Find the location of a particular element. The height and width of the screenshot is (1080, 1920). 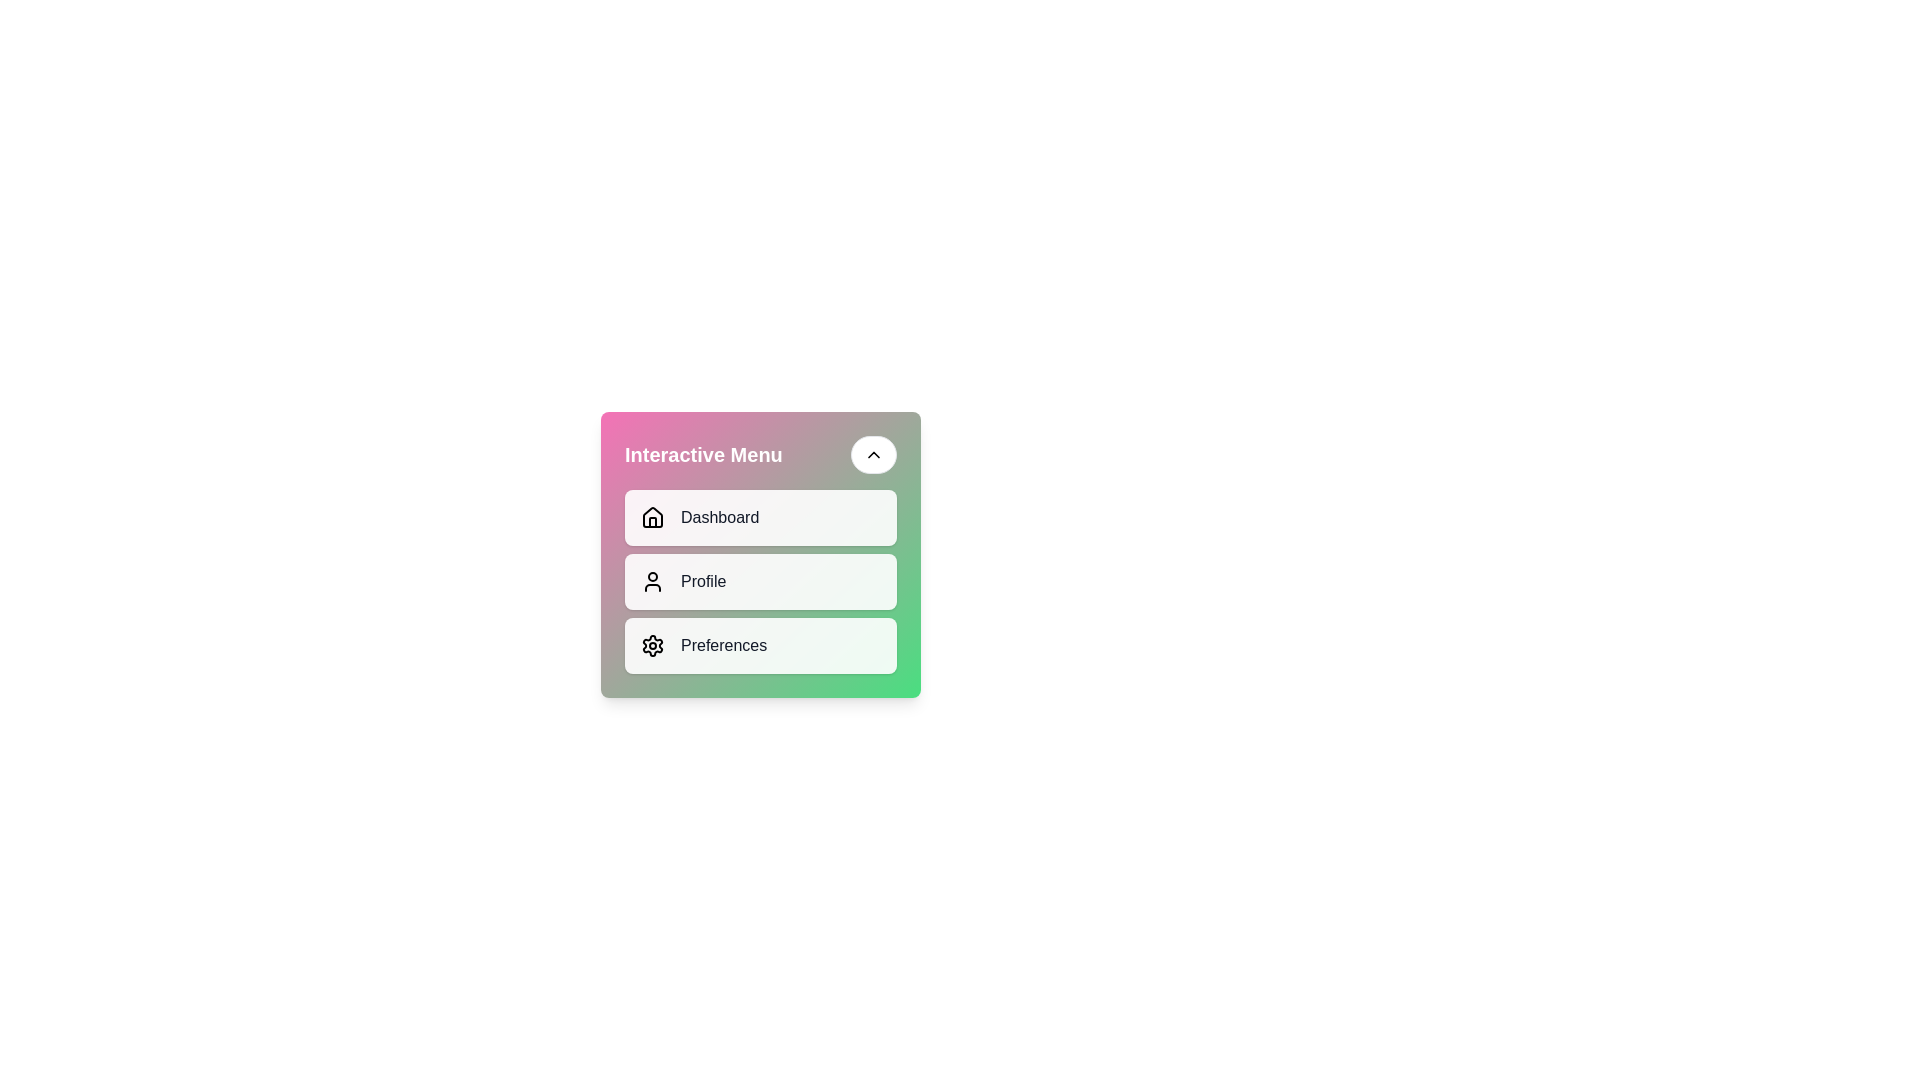

the Icon button with a chevron symbol located above the menu panel, which is contained within a rounded button-like structure is located at coordinates (873, 455).